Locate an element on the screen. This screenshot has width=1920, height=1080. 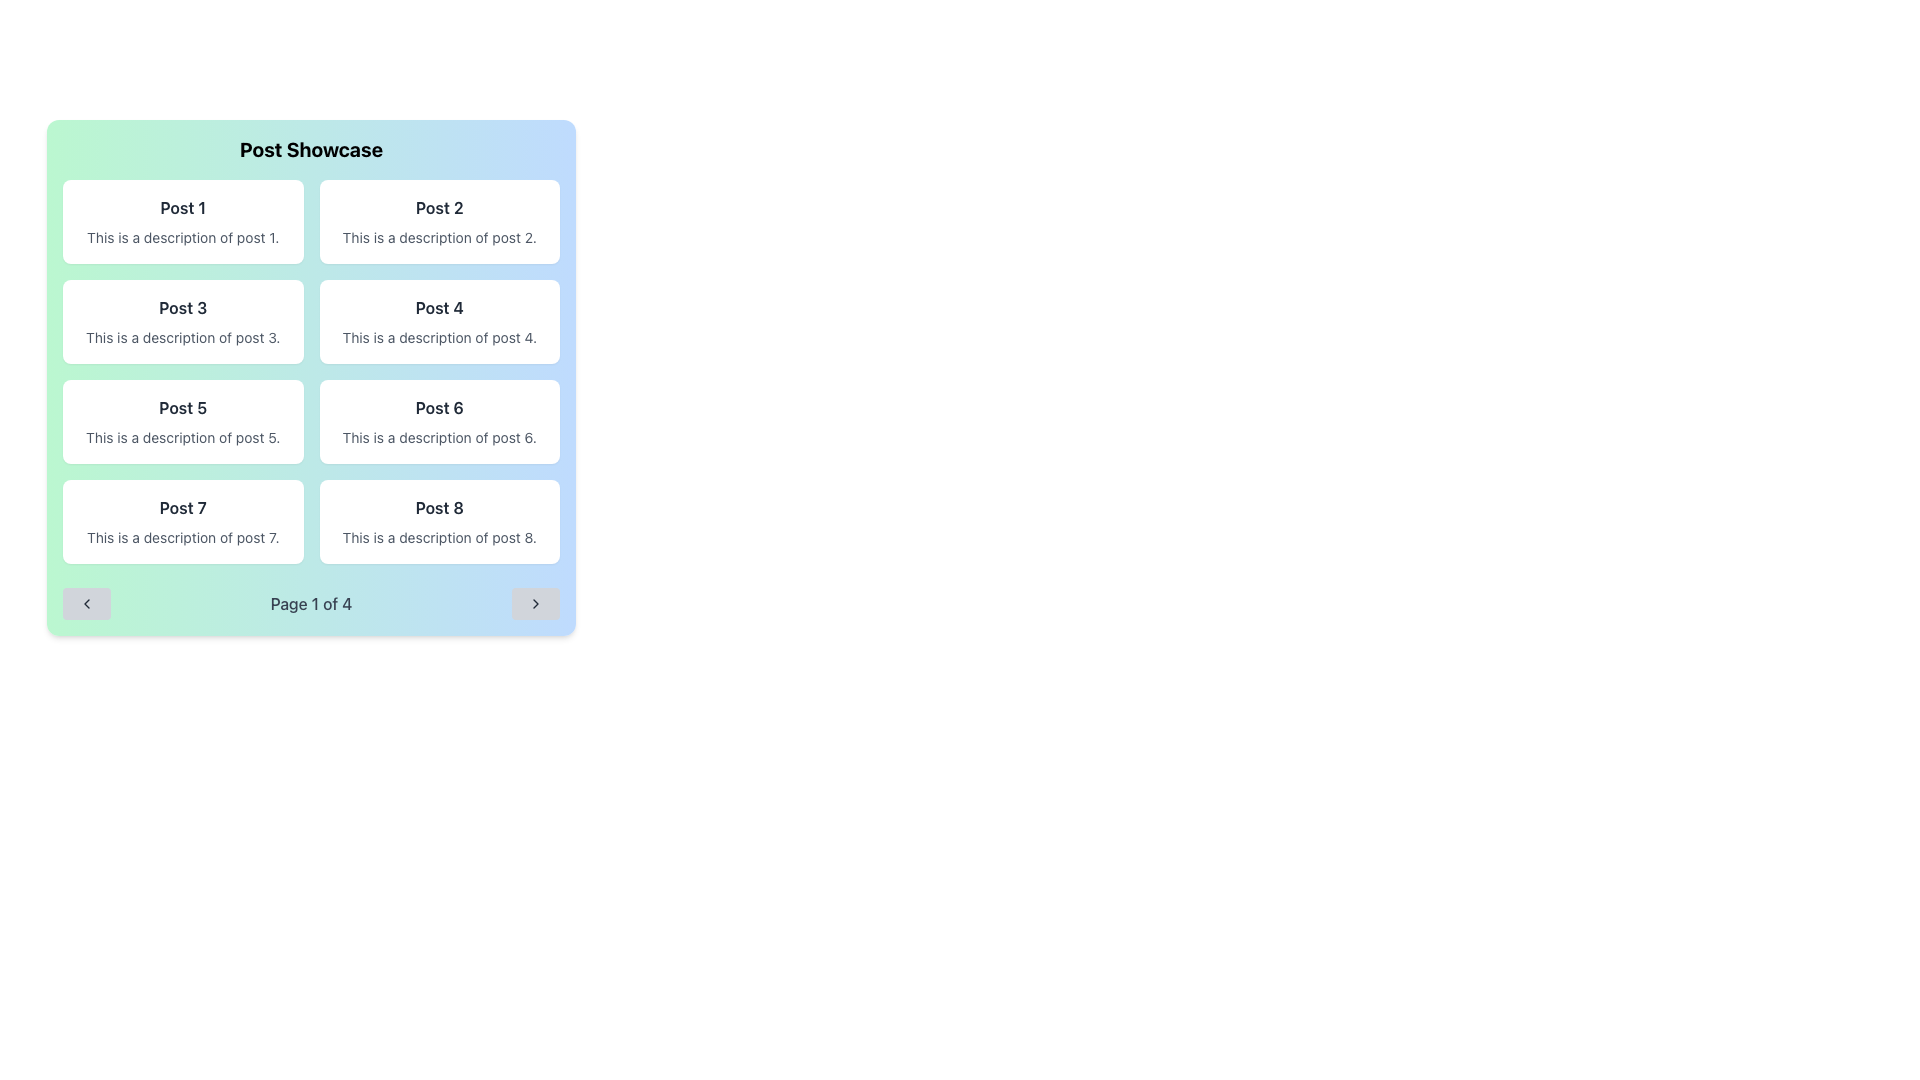
the text element that reads 'This is a description of post 1.' which is styled in gray color and located below the title 'Post 1' in the grid layout of the 'Post Showcase' panel is located at coordinates (183, 237).